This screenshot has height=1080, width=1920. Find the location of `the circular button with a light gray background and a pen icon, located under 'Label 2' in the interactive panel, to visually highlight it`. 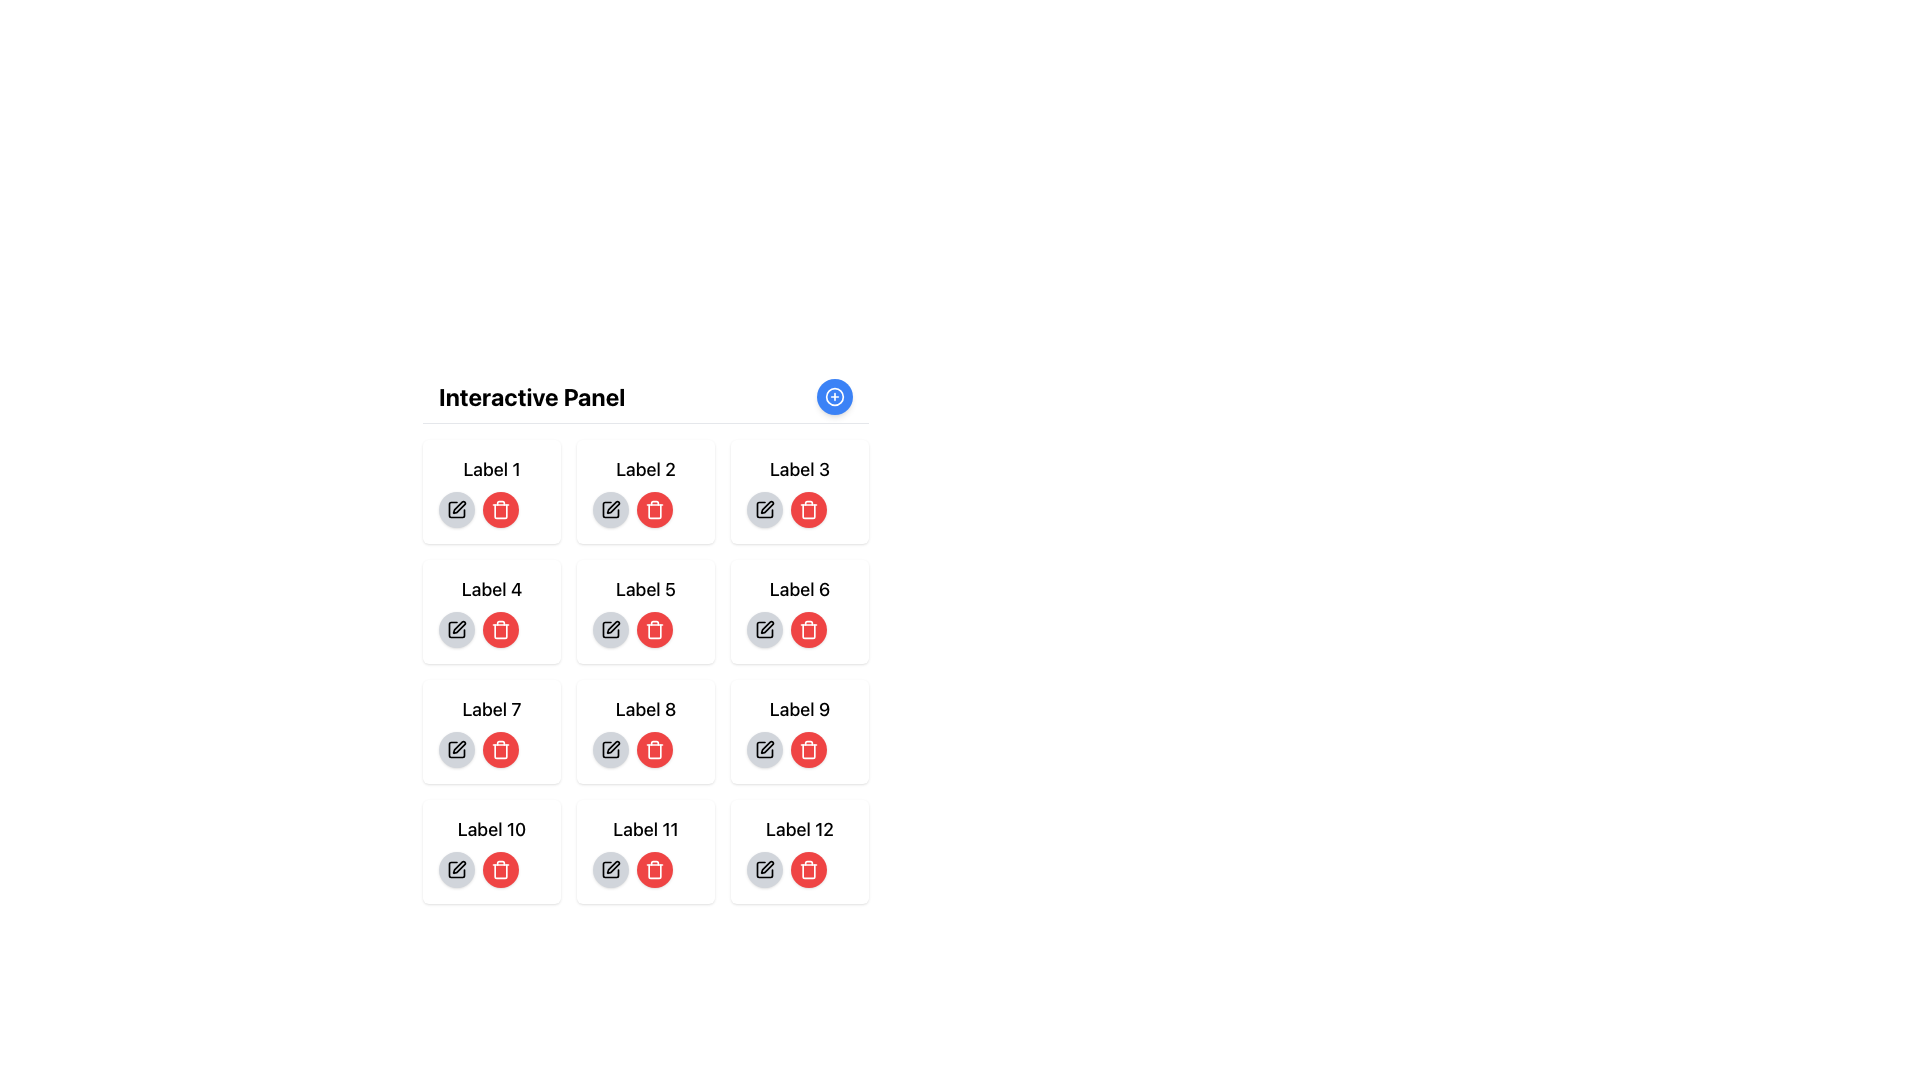

the circular button with a light gray background and a pen icon, located under 'Label 2' in the interactive panel, to visually highlight it is located at coordinates (609, 508).